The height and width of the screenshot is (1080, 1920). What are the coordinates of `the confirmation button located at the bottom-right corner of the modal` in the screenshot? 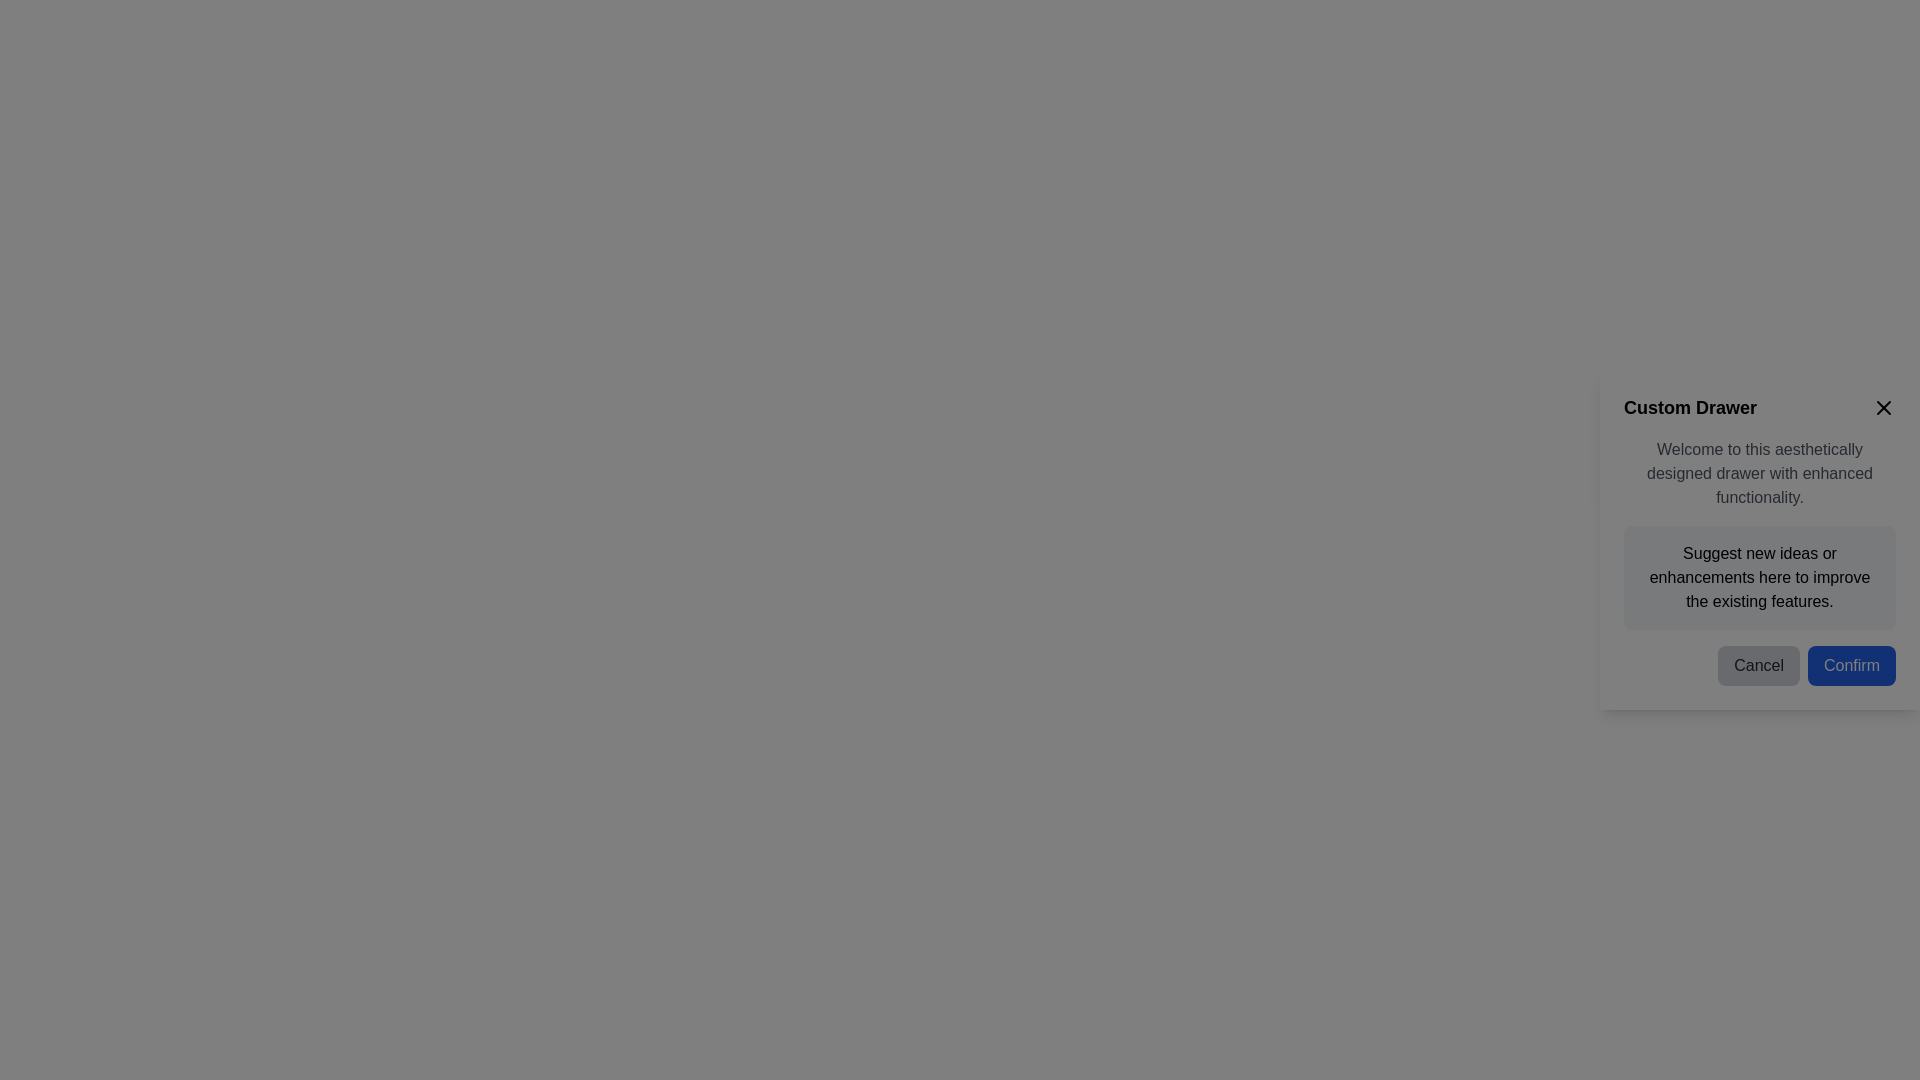 It's located at (1851, 666).